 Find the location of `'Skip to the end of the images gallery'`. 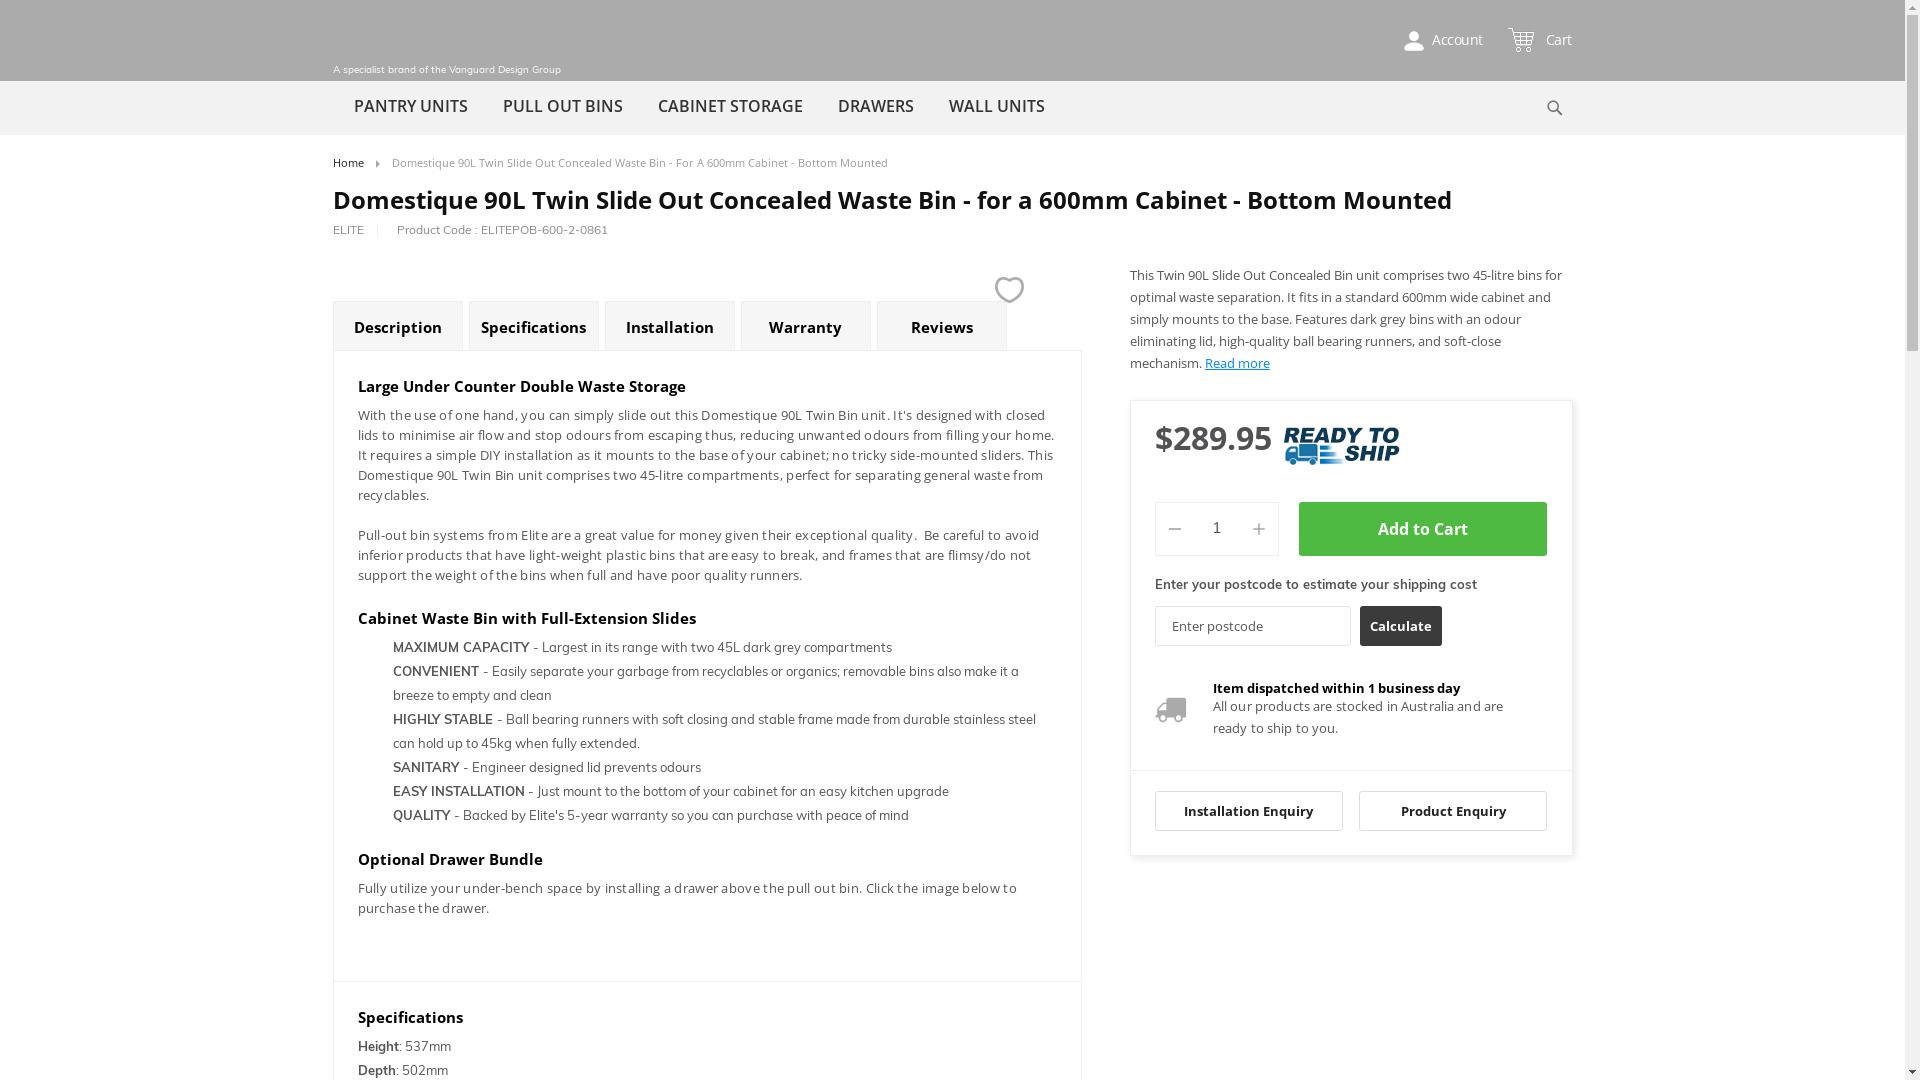

'Skip to the end of the images gallery' is located at coordinates (332, 263).